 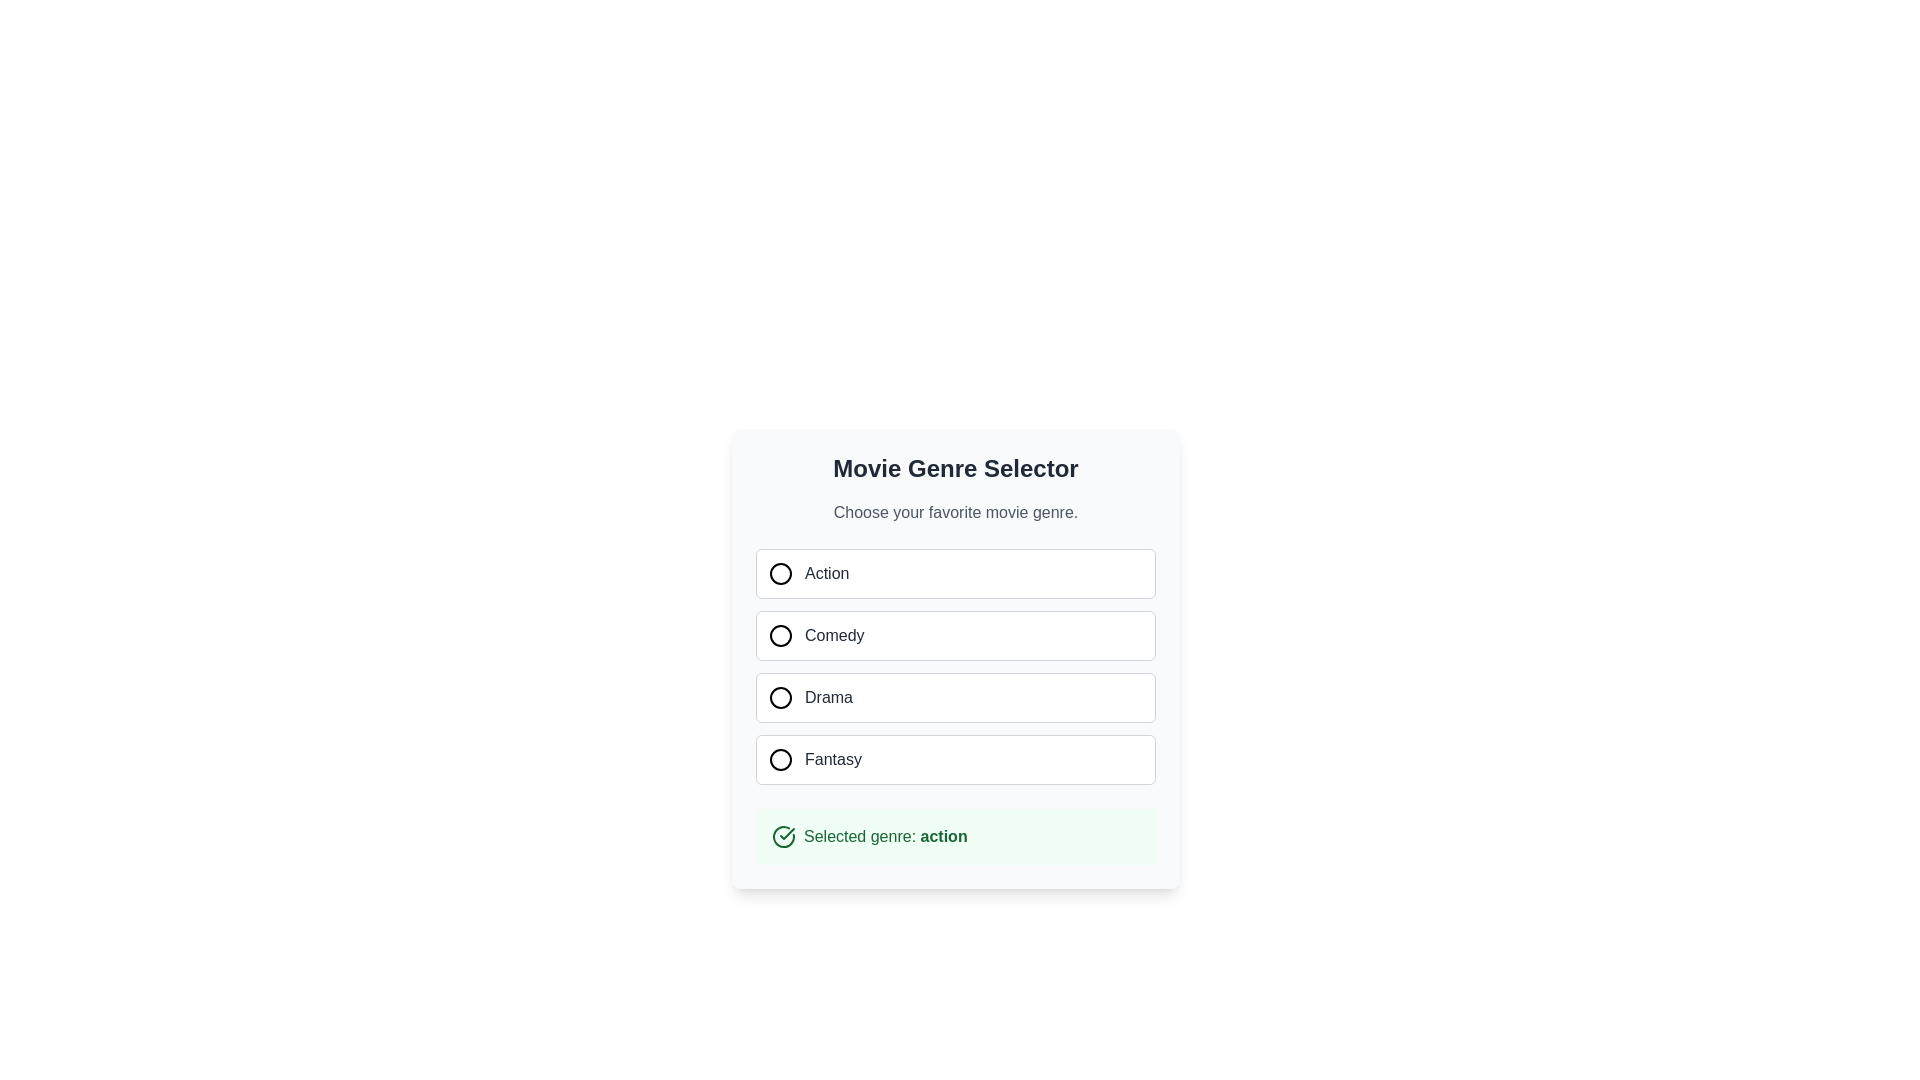 I want to click on the text label that reads 'Choose your favorite movie genre.' which is styled in gray font and positioned directly below the heading 'Movie Genre Selector', so click(x=954, y=512).